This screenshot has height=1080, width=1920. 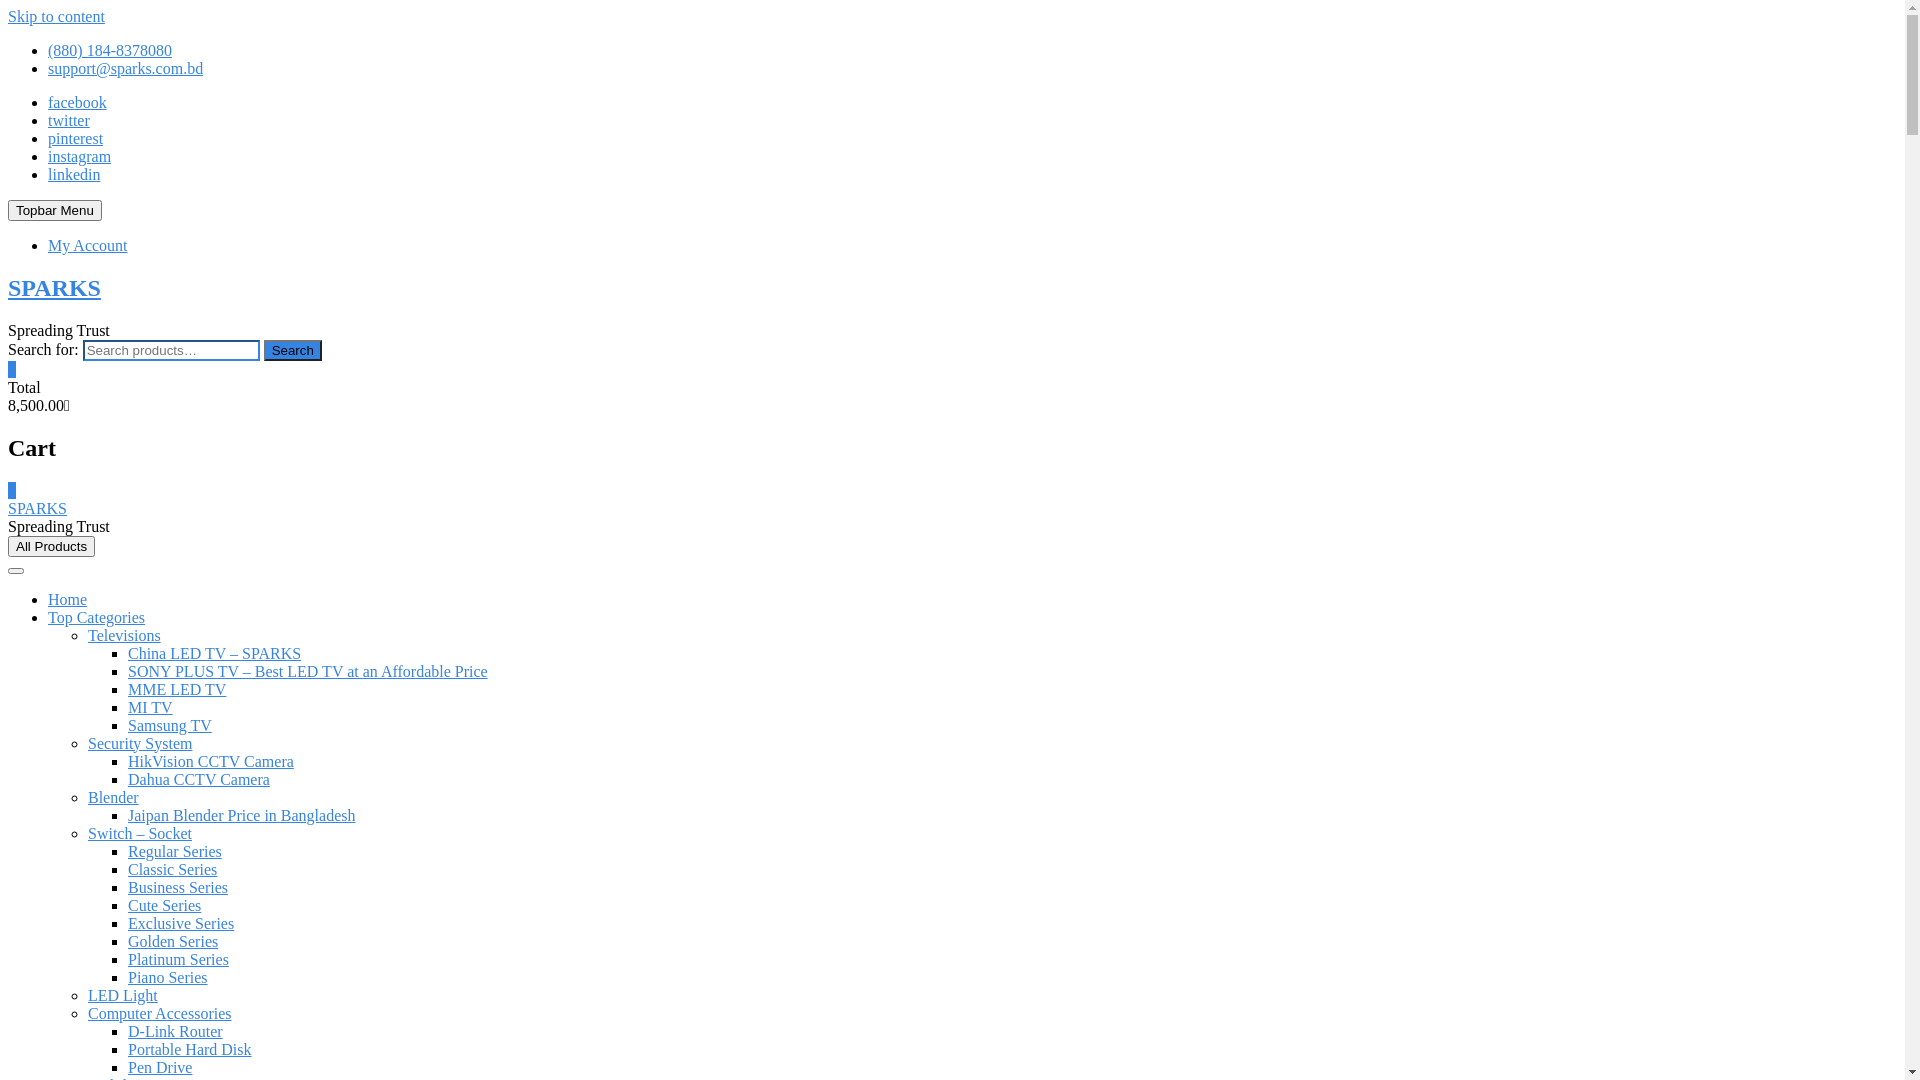 I want to click on 'Portable Hard Disk', so click(x=190, y=1048).